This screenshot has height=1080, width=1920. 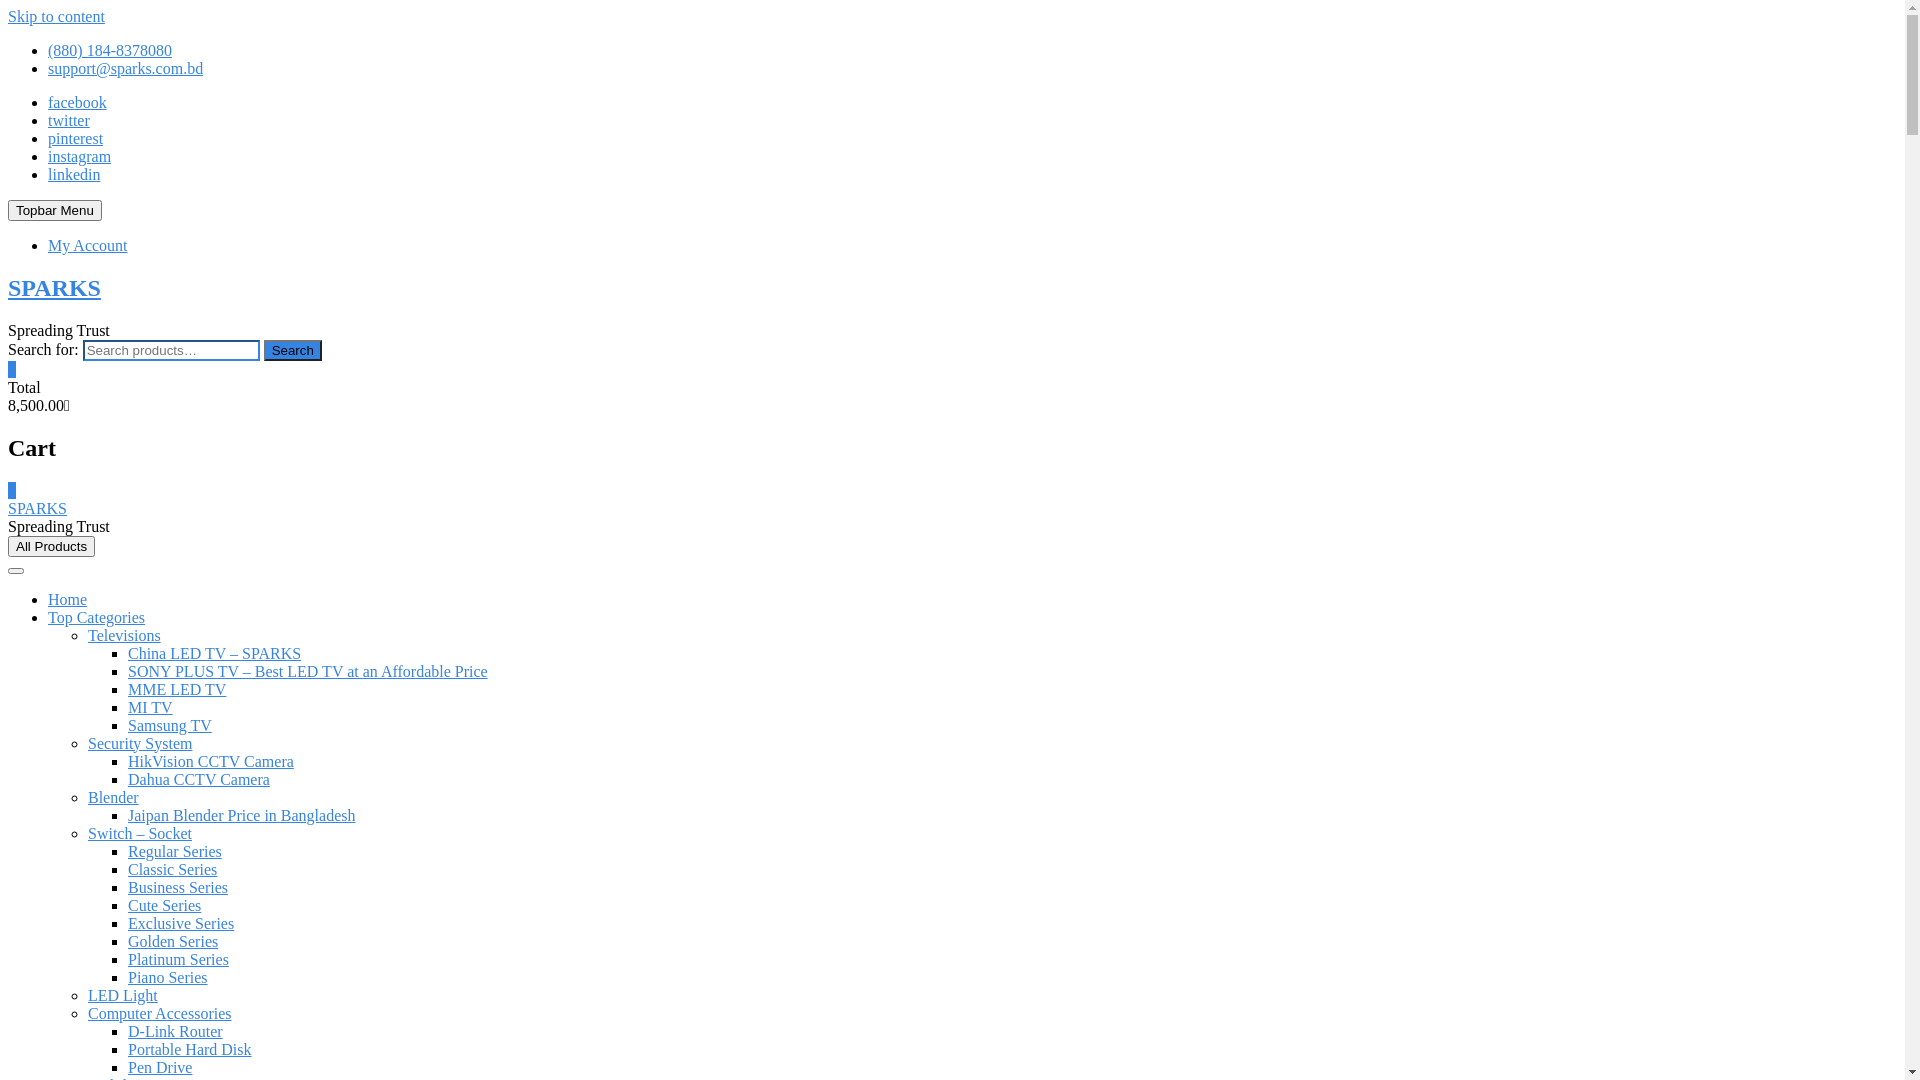 I want to click on 'Portable Hard Disk', so click(x=190, y=1048).